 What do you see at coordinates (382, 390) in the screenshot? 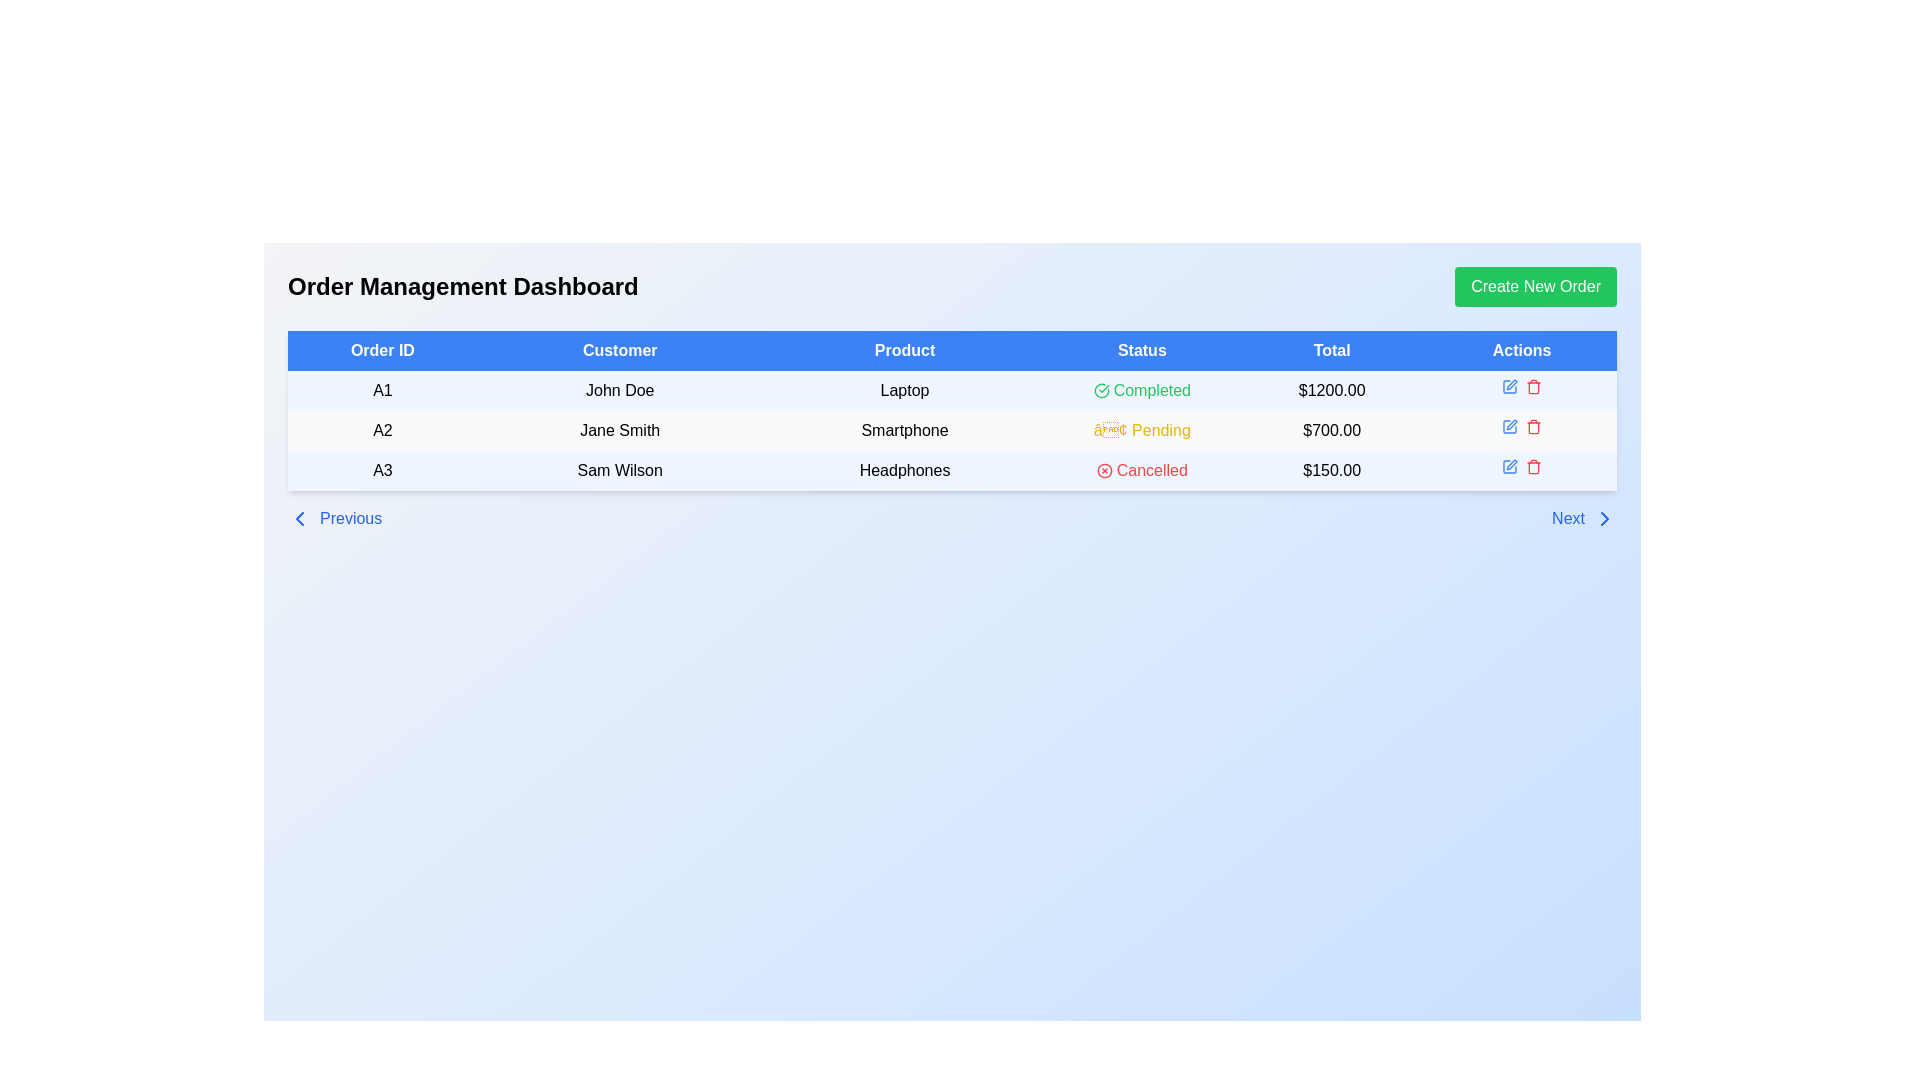
I see `the static text representing the order identifier in the first column of the first data row under the 'Order ID' column, which aligns with 'John Doe' and 'Laptop'` at bounding box center [382, 390].